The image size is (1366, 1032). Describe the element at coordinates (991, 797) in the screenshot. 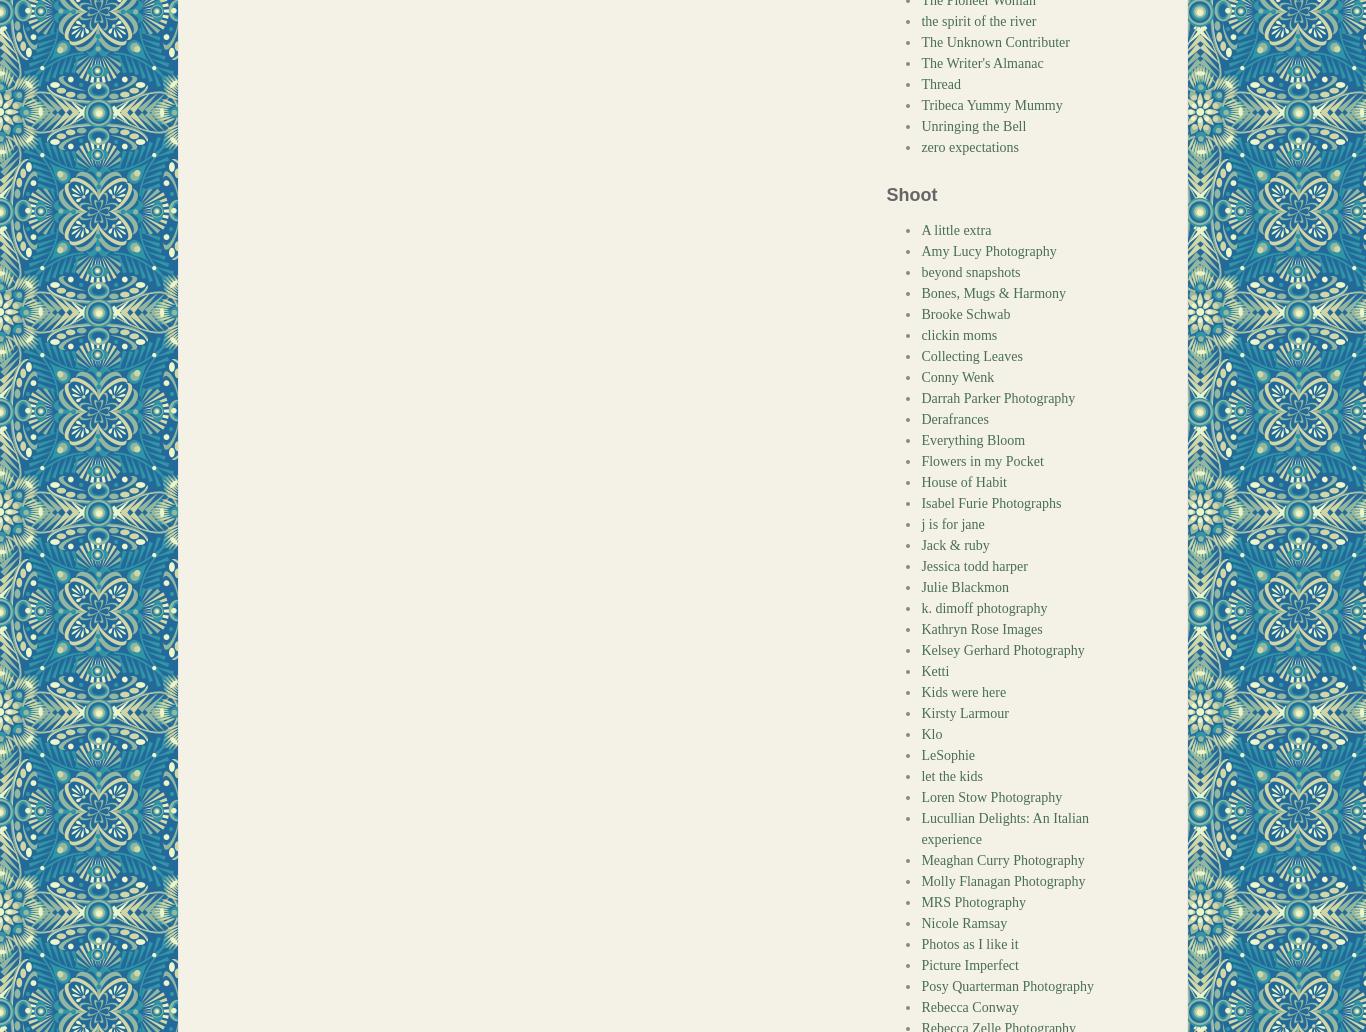

I see `'Loren Stow Photography'` at that location.